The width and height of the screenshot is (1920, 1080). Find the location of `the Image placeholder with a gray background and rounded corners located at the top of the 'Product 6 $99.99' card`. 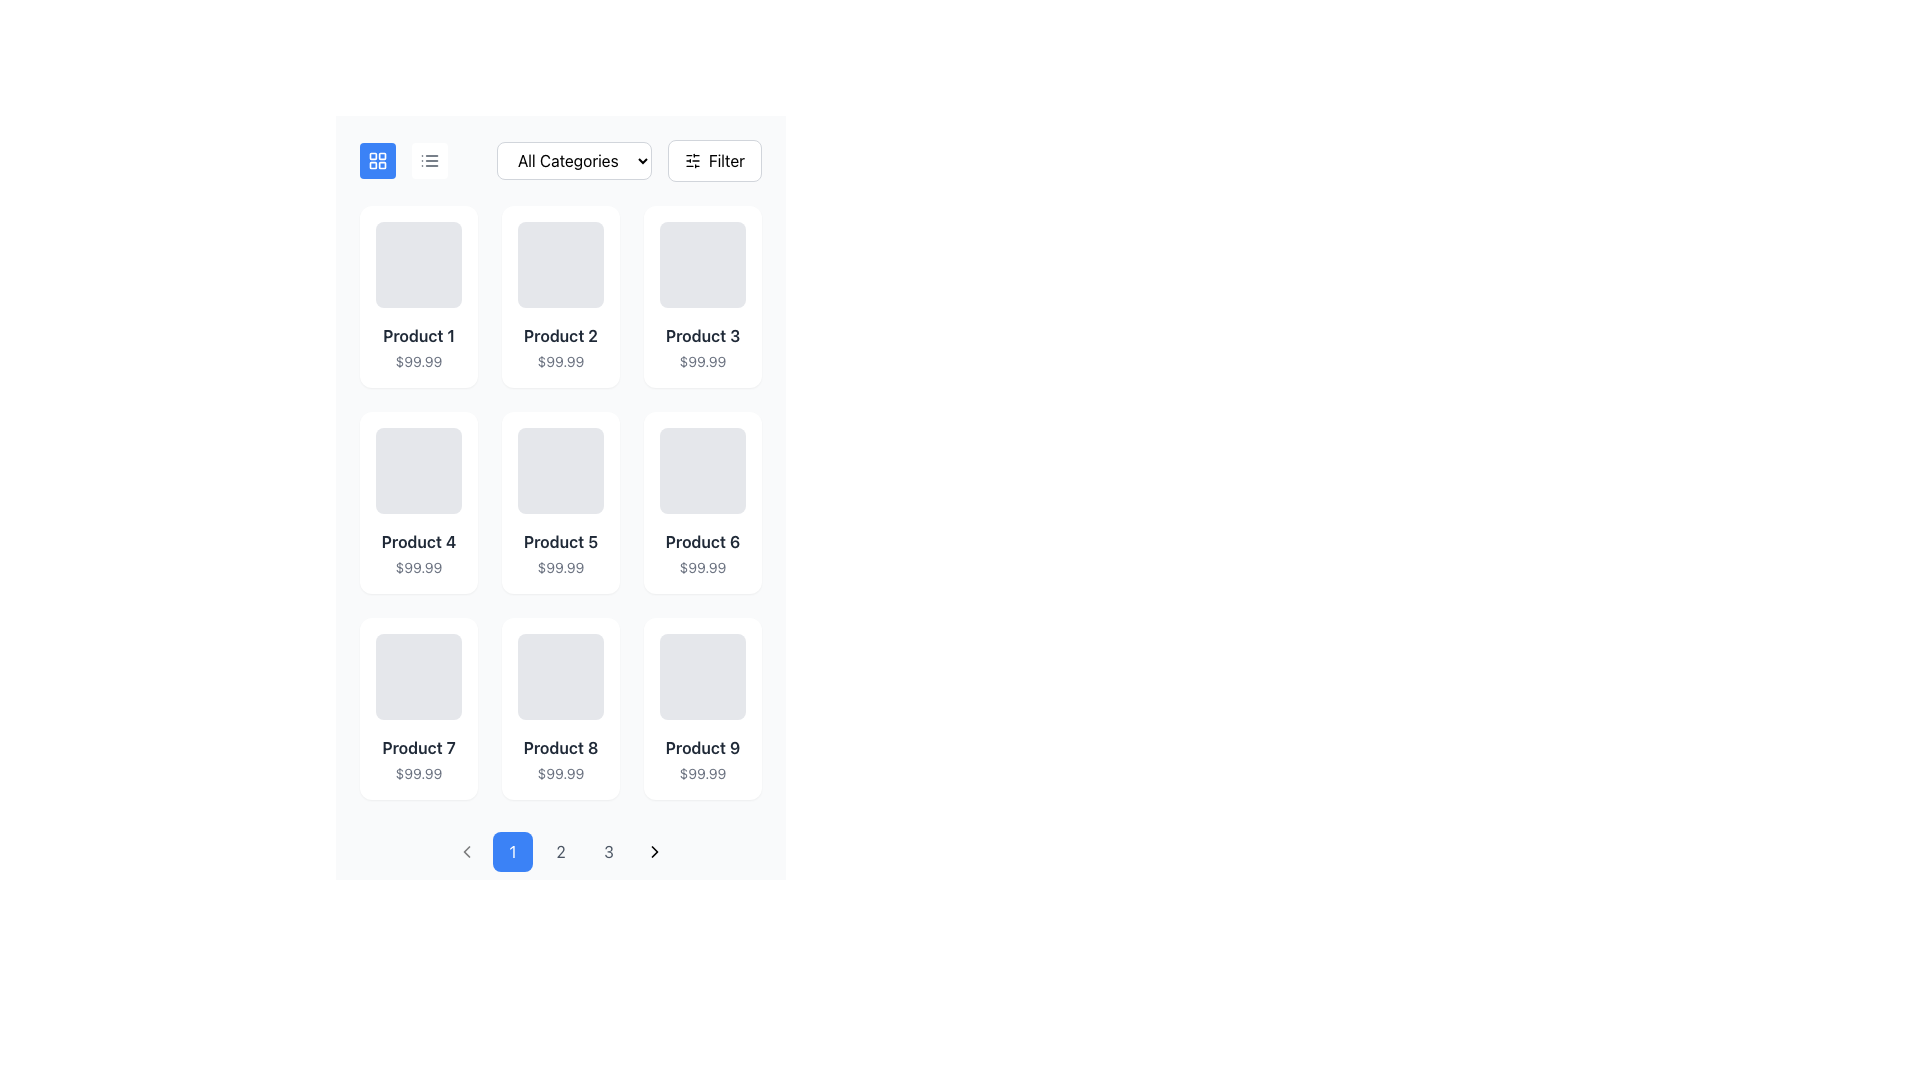

the Image placeholder with a gray background and rounded corners located at the top of the 'Product 6 $99.99' card is located at coordinates (702, 470).